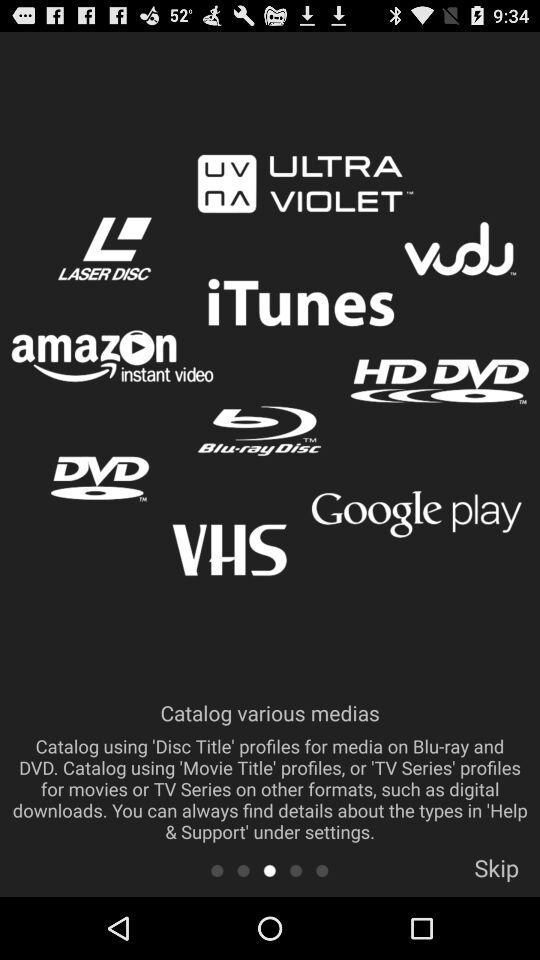 This screenshot has height=960, width=540. Describe the element at coordinates (216, 869) in the screenshot. I see `screen 1` at that location.